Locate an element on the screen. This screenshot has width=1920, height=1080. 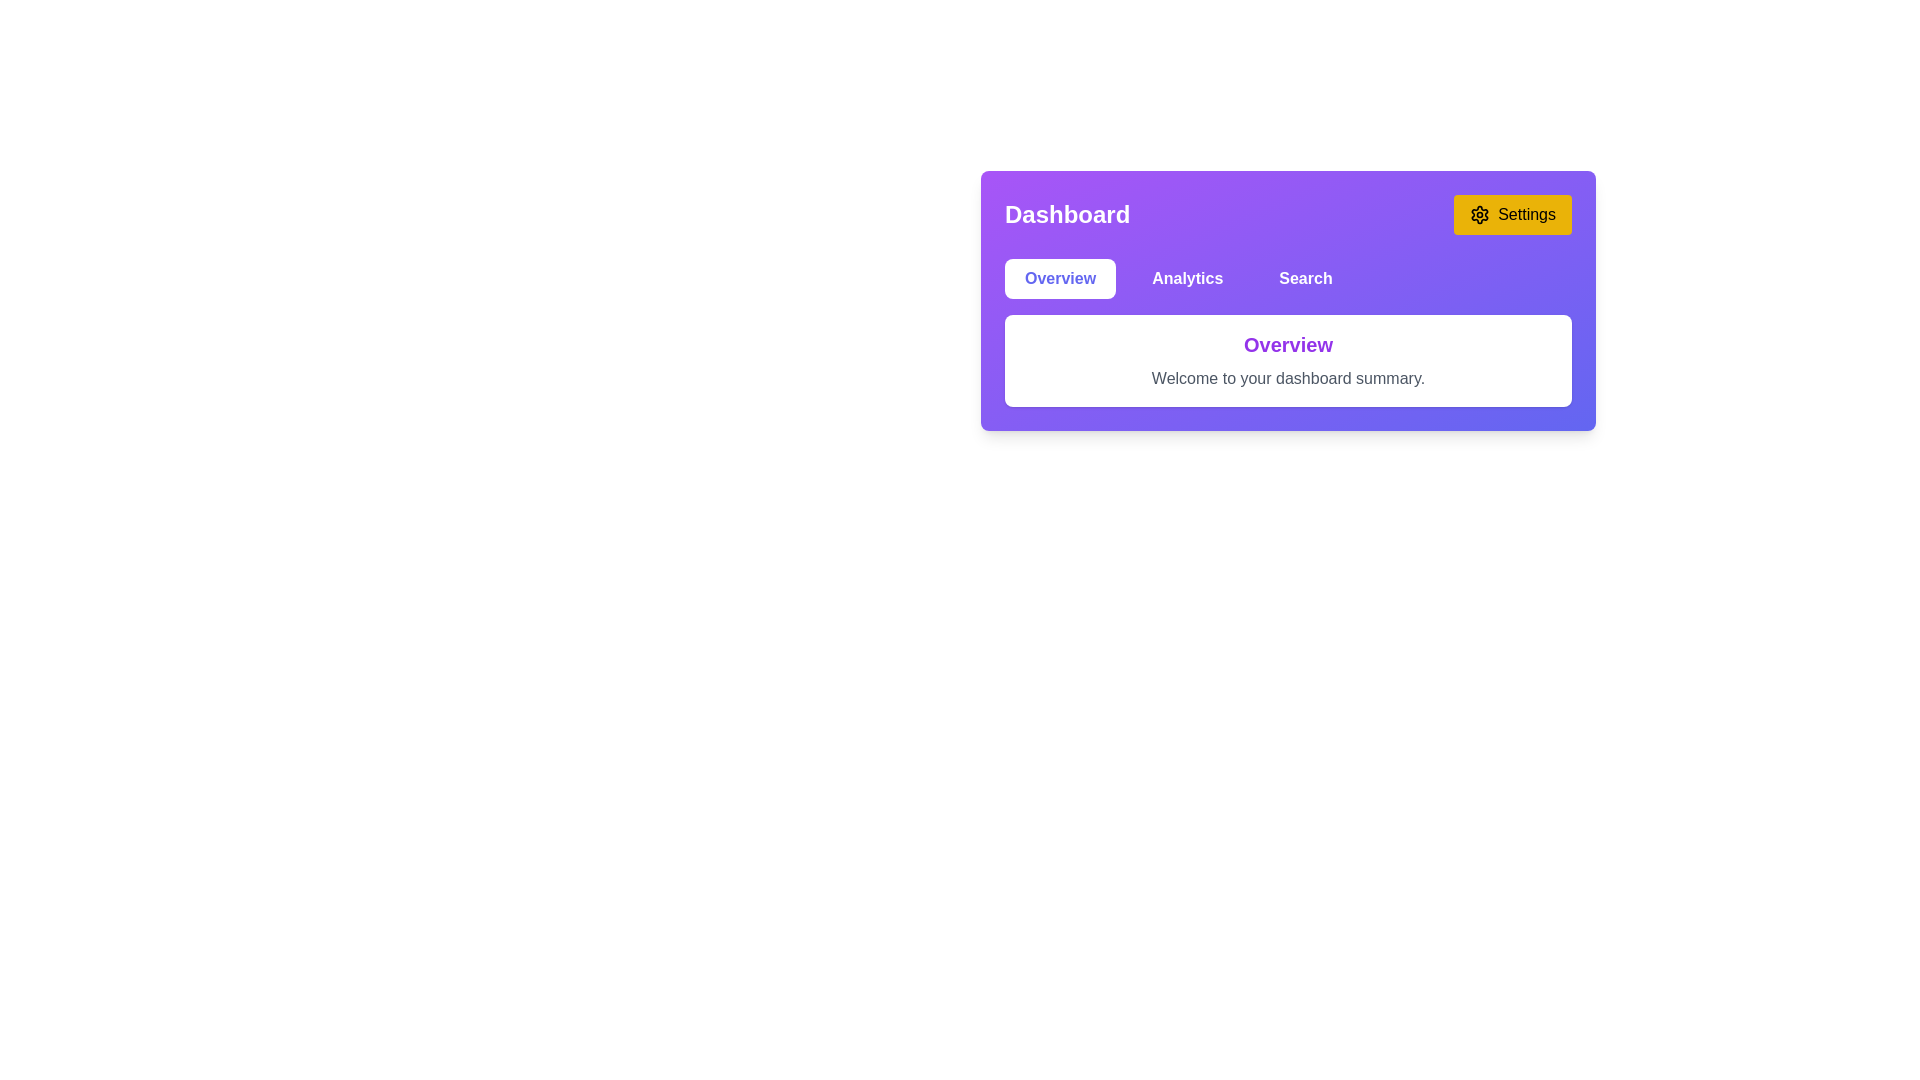
the text label that provides a summary message or introduction to the dashboard, located below the 'Overview' title in the purple dashboard interface is located at coordinates (1288, 378).